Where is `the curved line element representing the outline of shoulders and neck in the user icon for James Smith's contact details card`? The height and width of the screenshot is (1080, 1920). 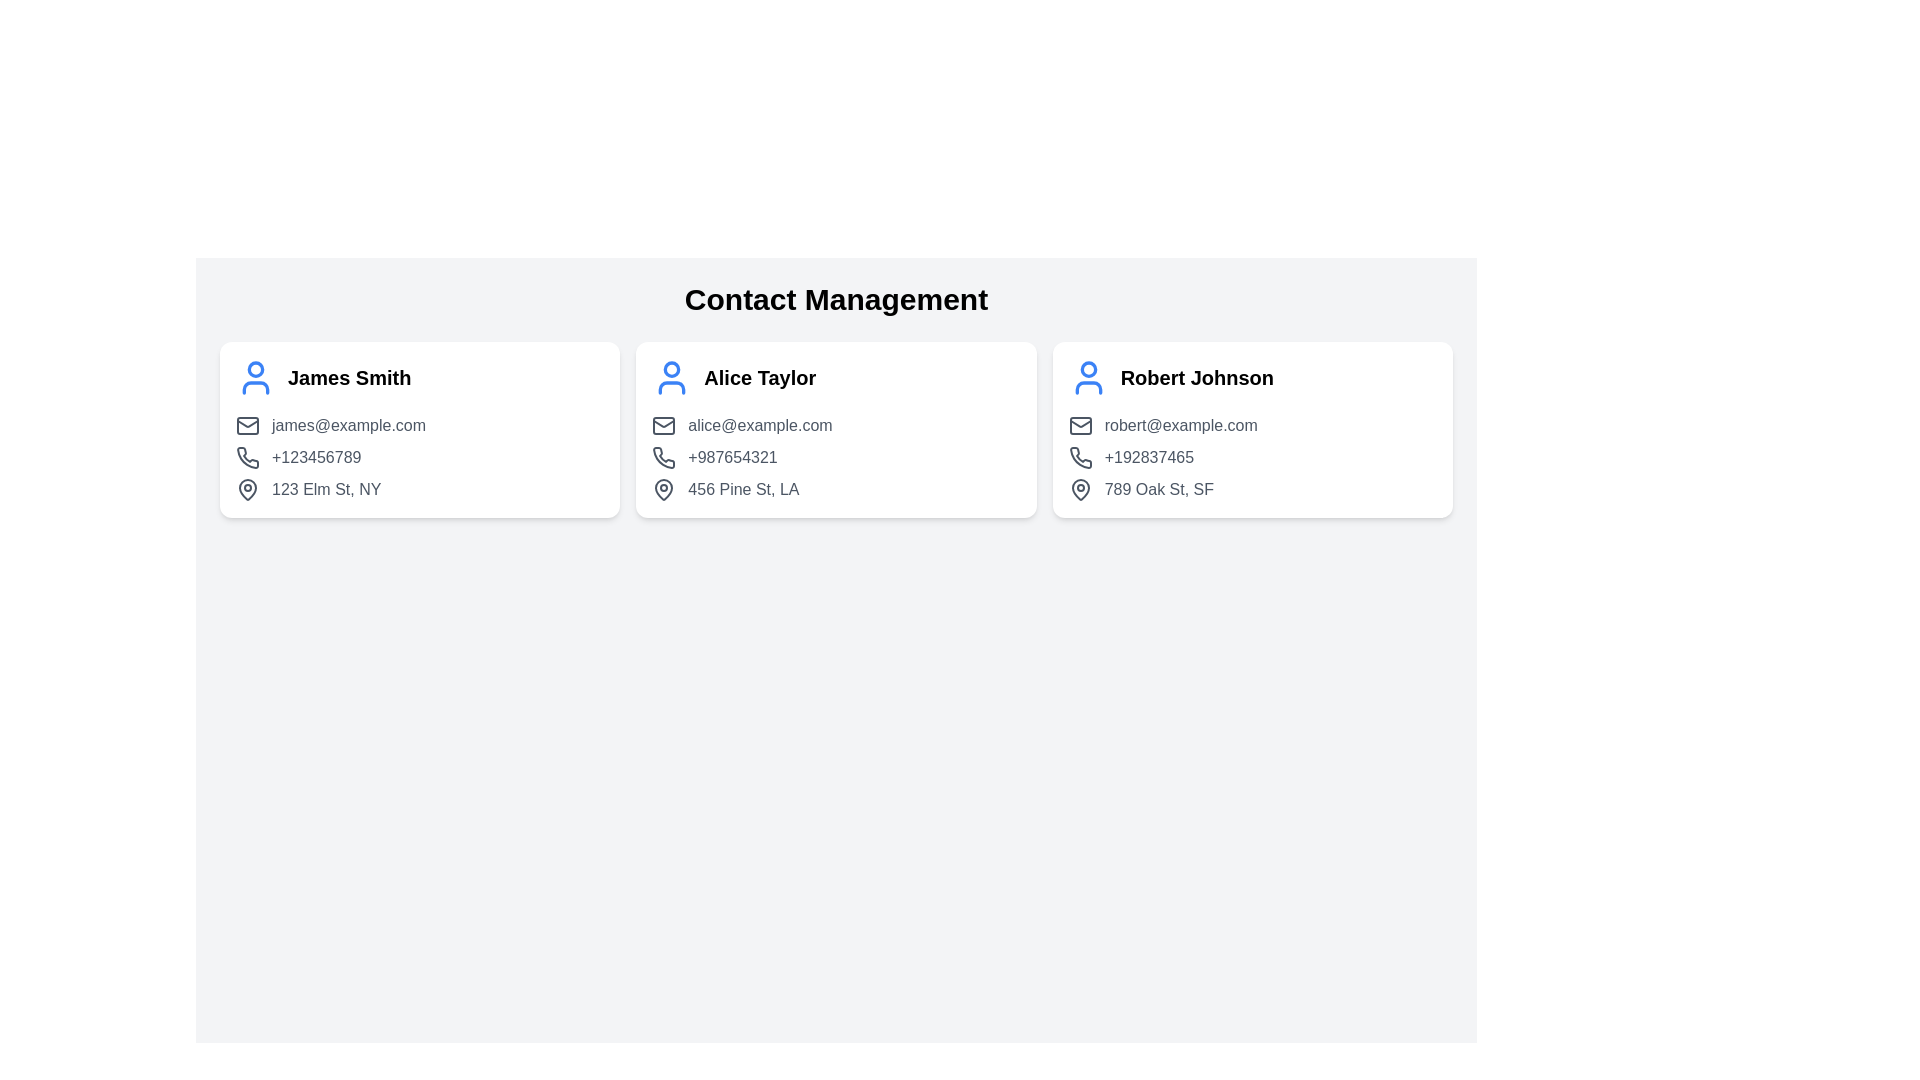
the curved line element representing the outline of shoulders and neck in the user icon for James Smith's contact details card is located at coordinates (253, 388).